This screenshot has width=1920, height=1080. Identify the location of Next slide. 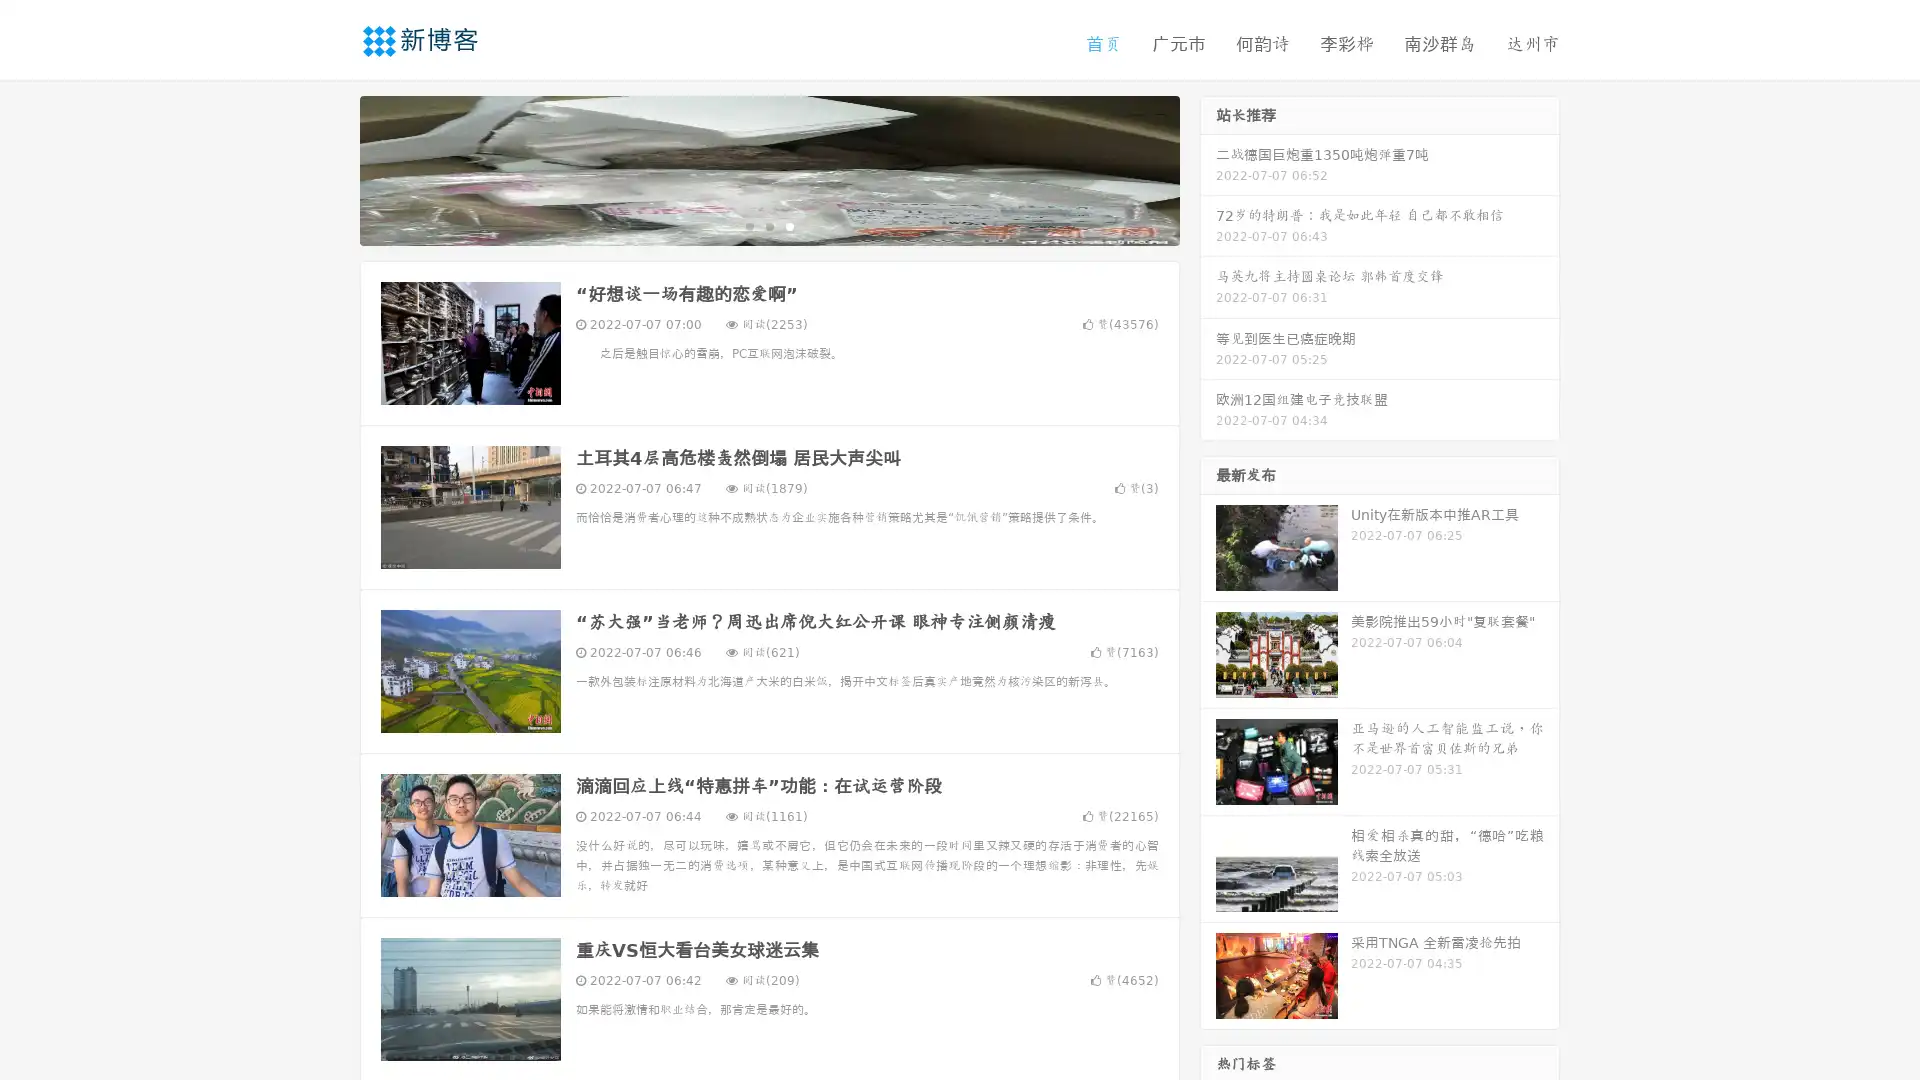
(1208, 168).